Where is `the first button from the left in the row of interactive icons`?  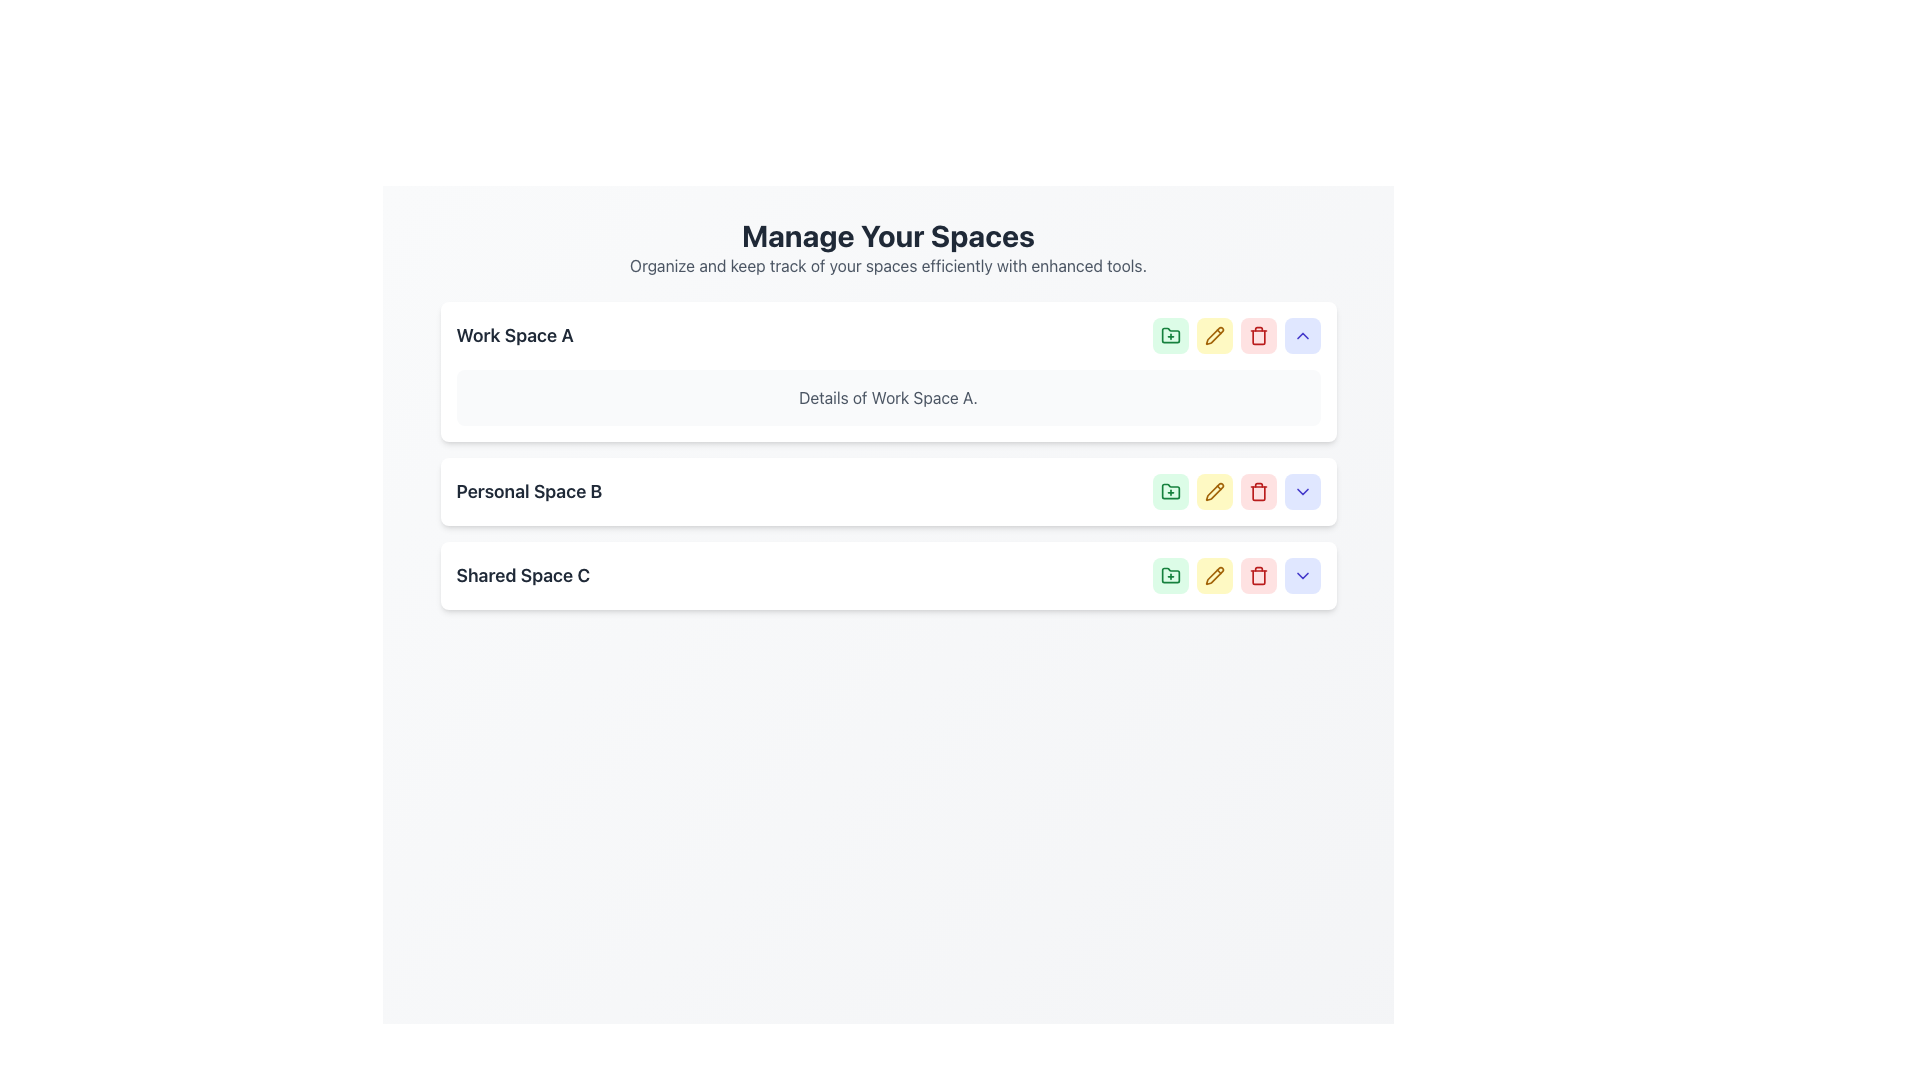
the first button from the left in the row of interactive icons is located at coordinates (1170, 334).